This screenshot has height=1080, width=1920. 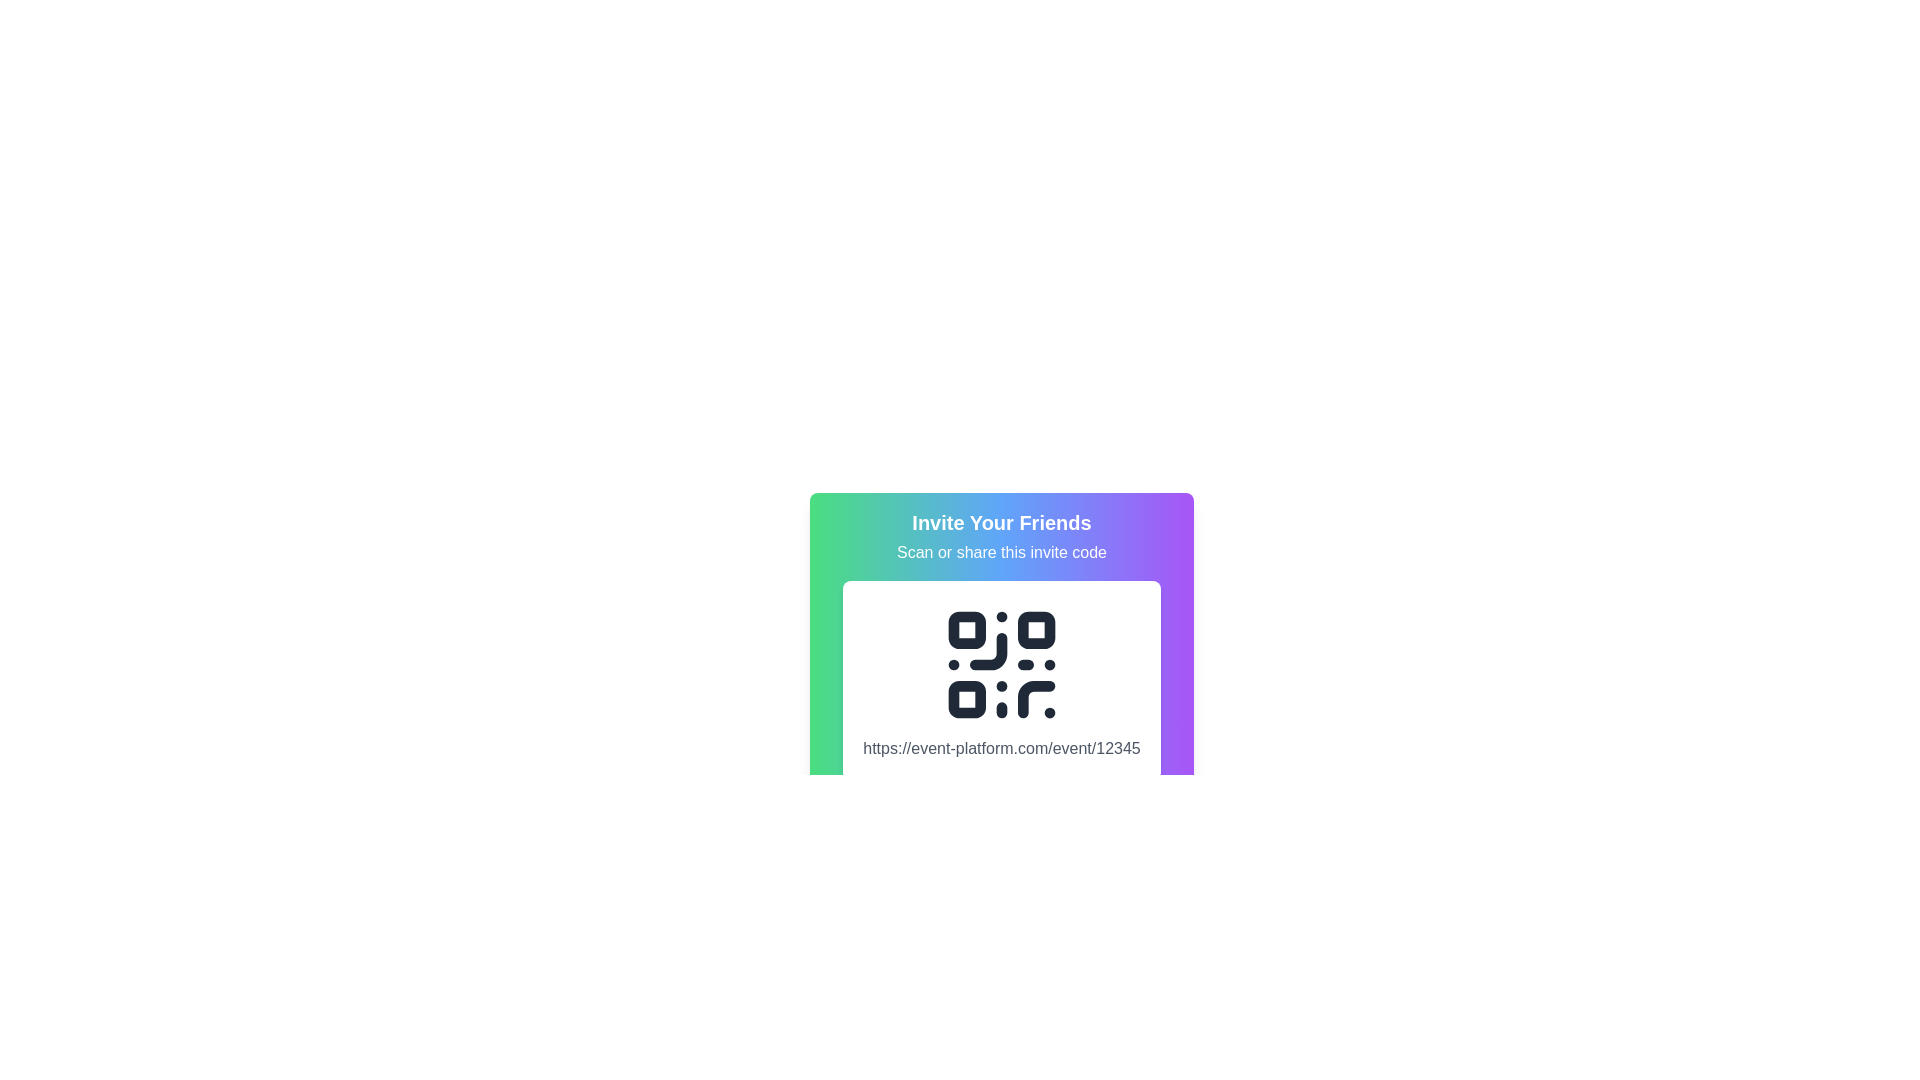 I want to click on the static text that provides instructional guidance for scanning or sharing the invite code, located below 'Invite Your Friends' and above the QR code, so click(x=1002, y=552).